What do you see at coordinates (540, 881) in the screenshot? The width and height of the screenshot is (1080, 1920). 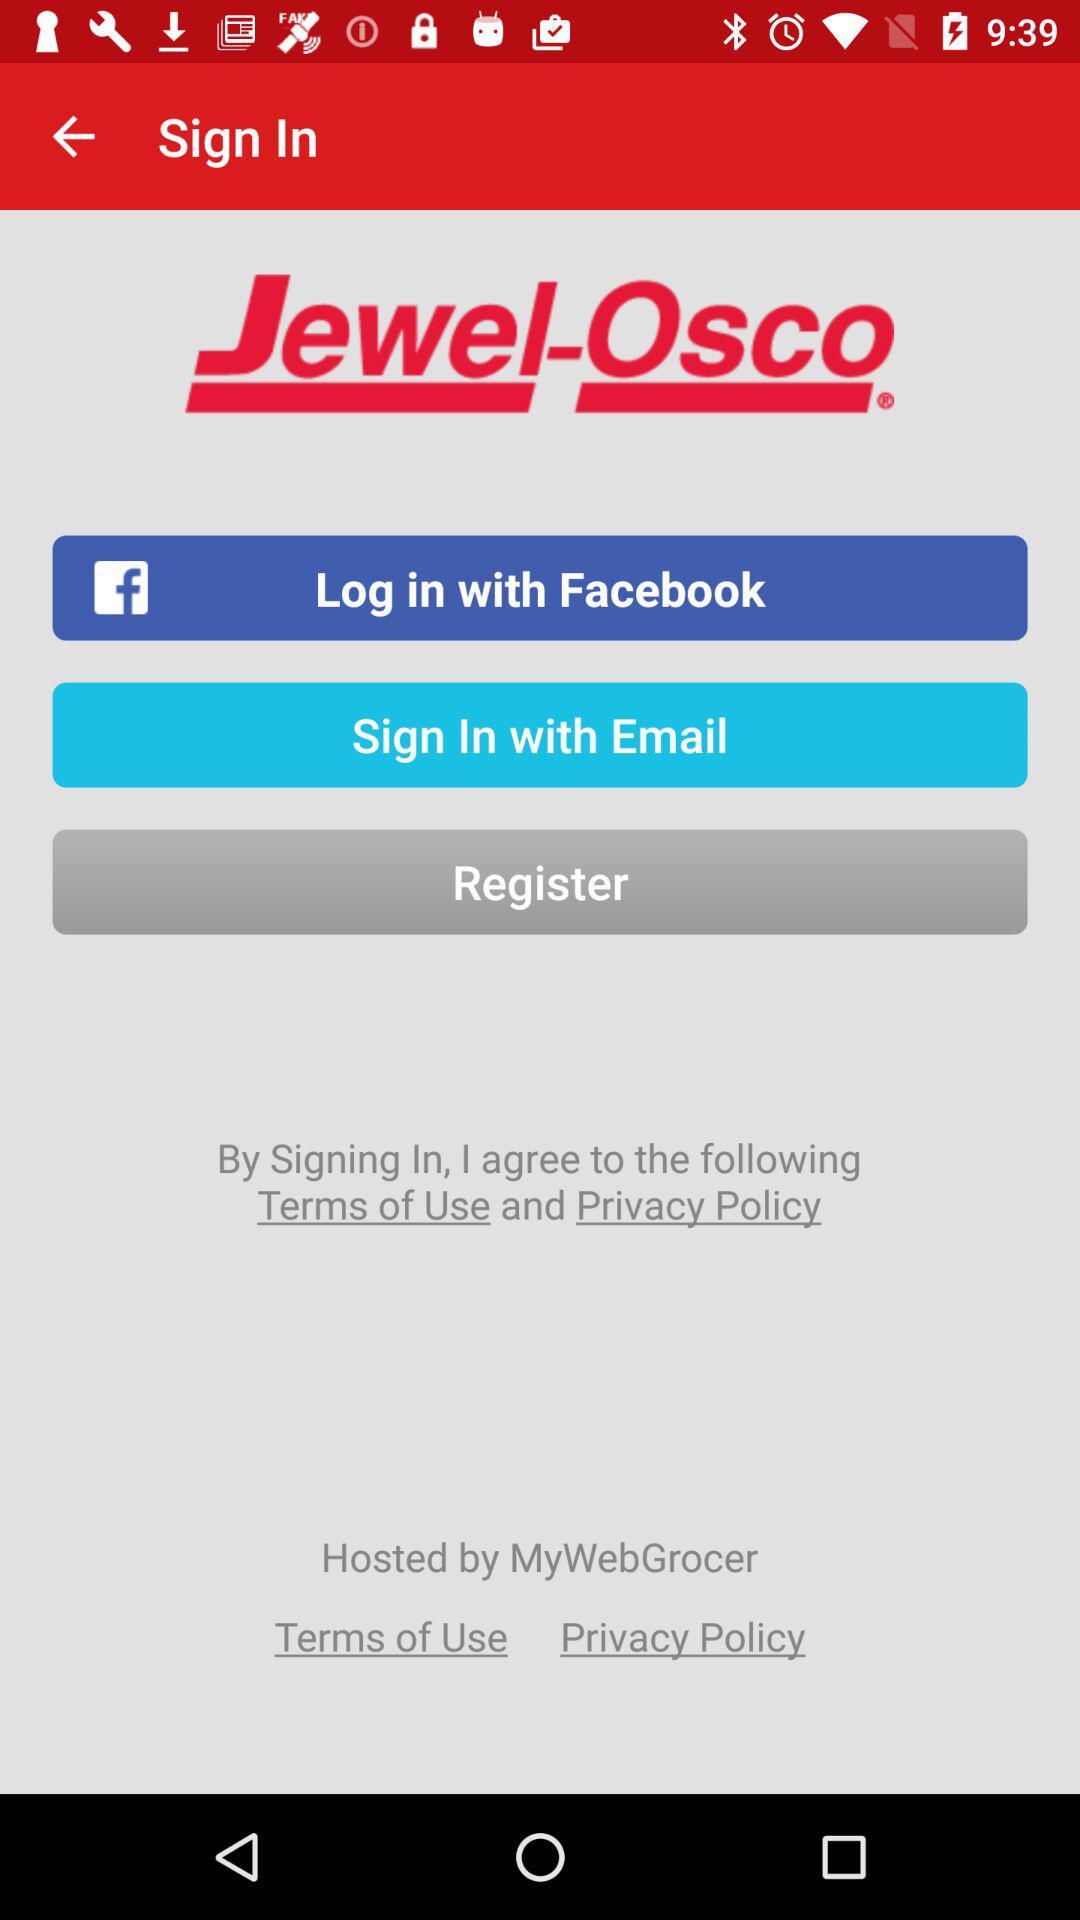 I see `the item below the sign in with` at bounding box center [540, 881].